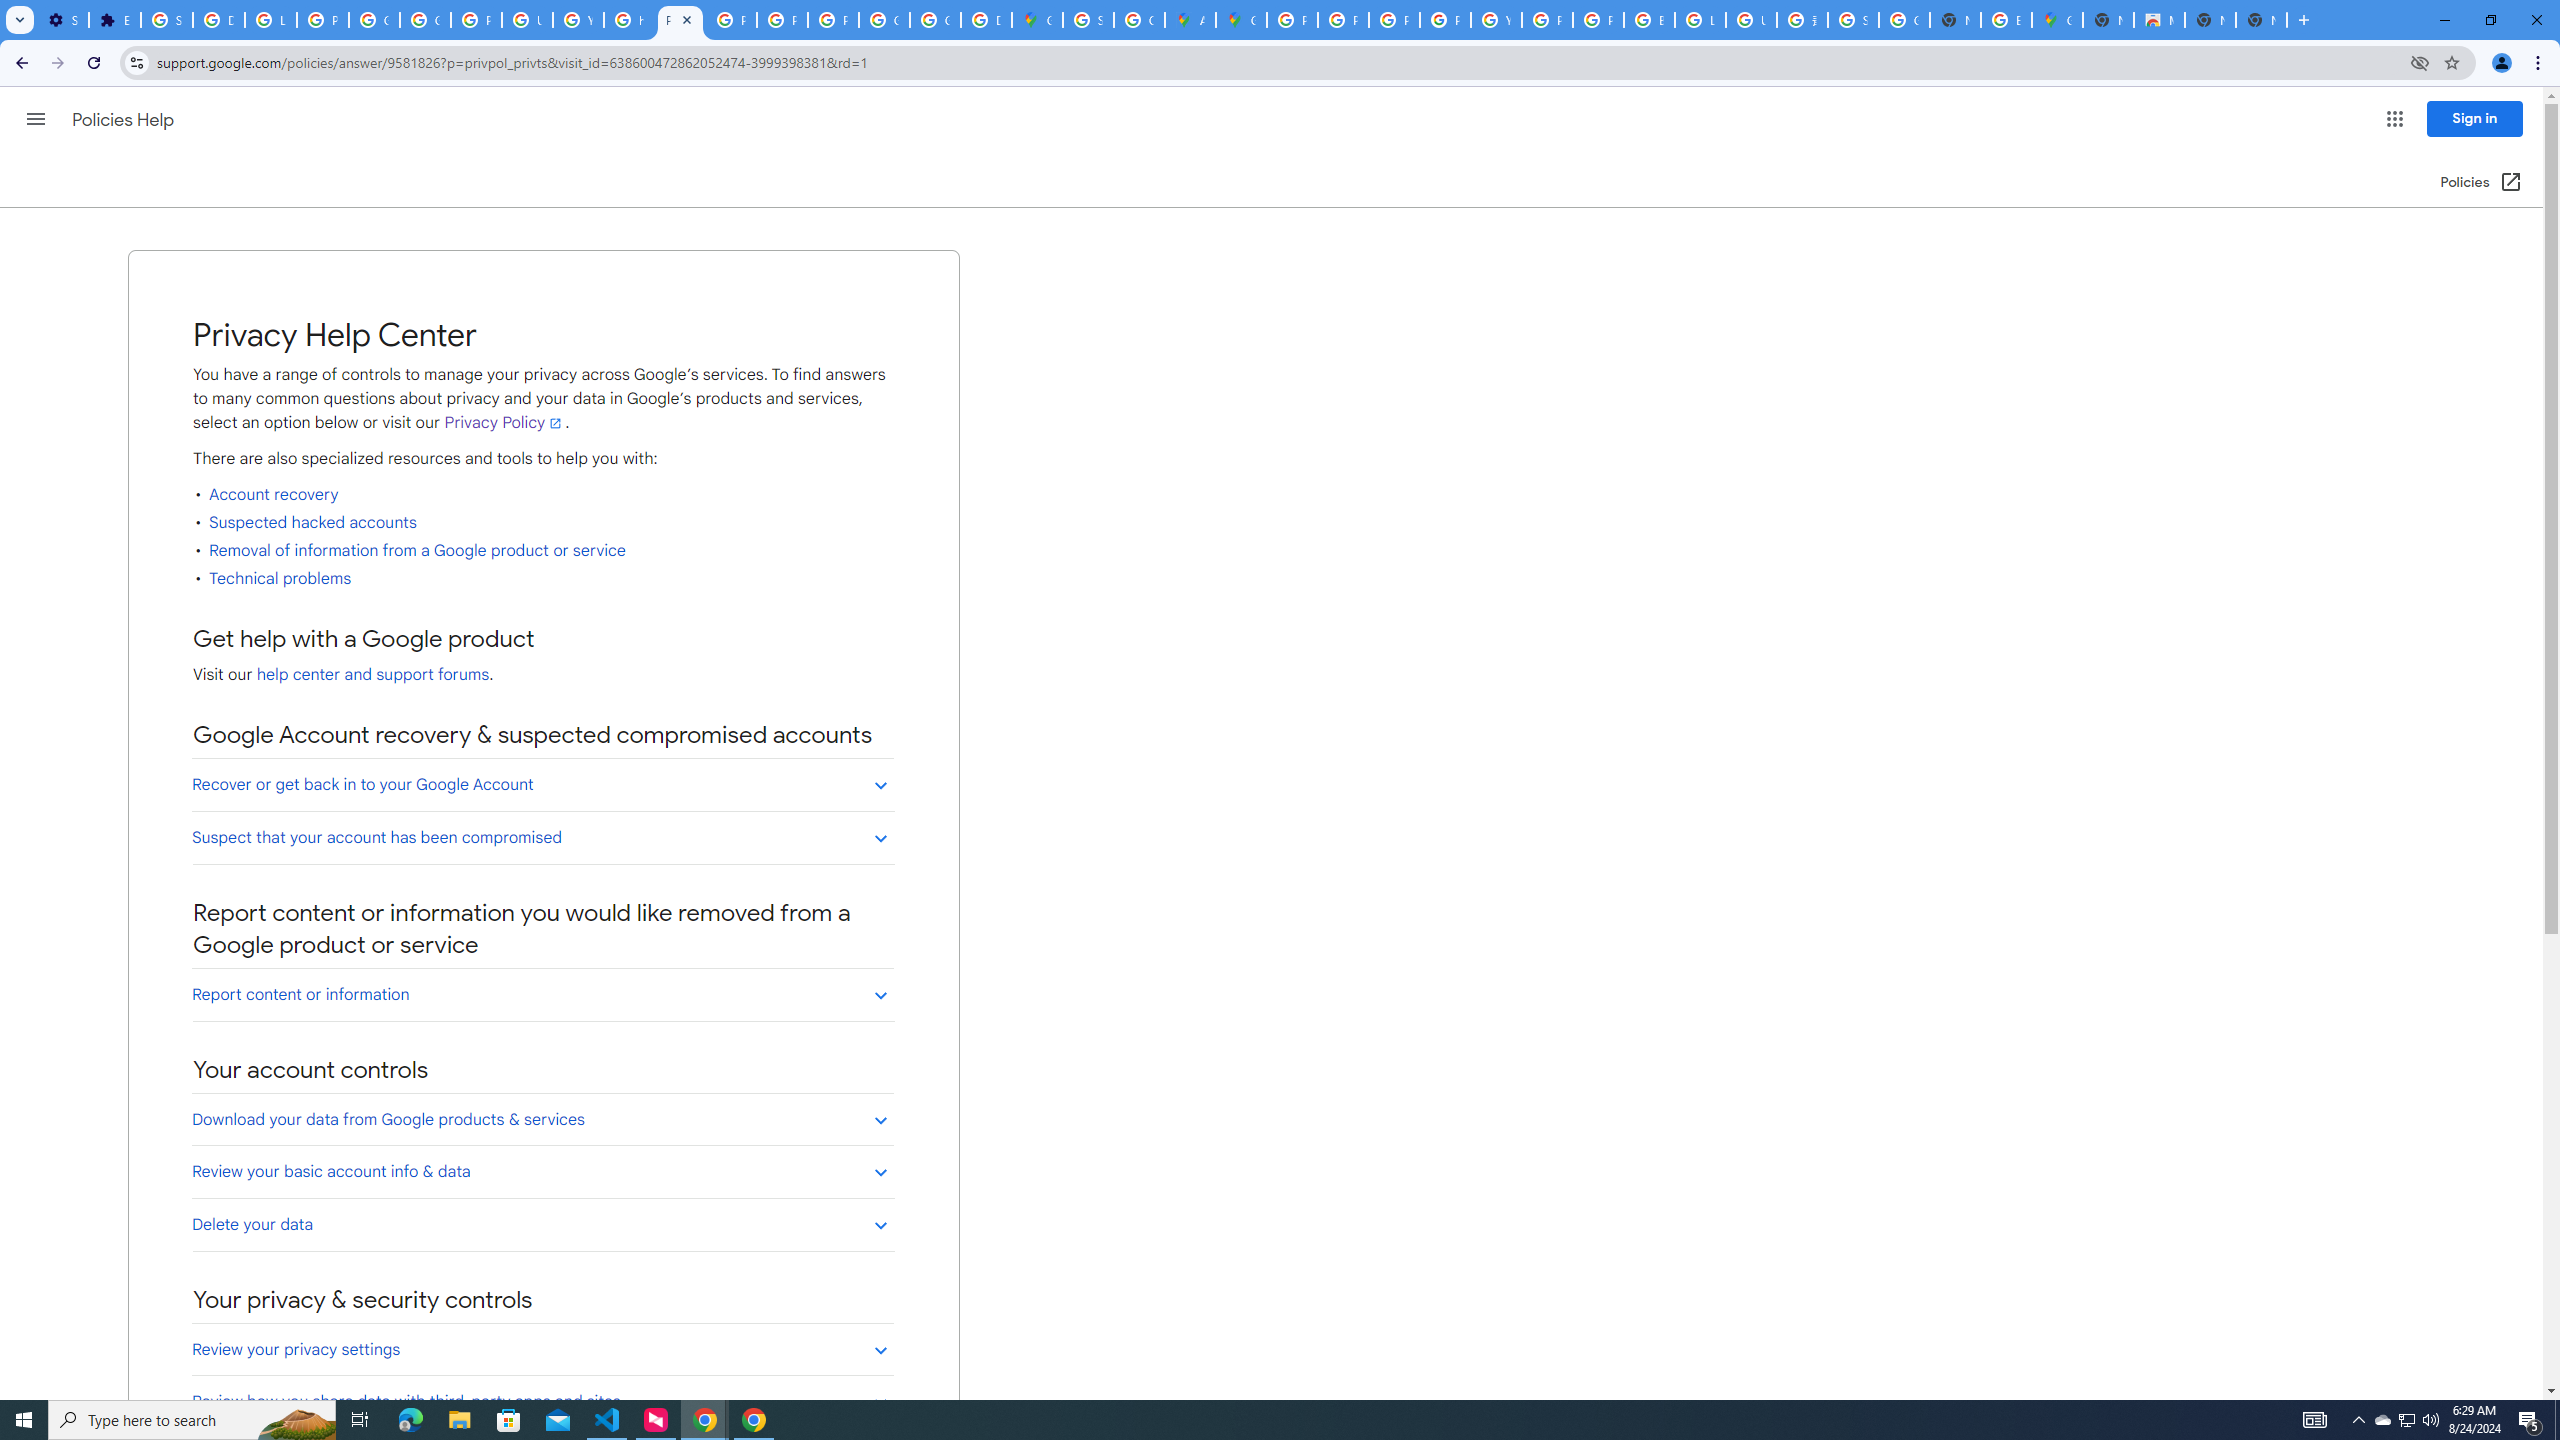  What do you see at coordinates (125, 119) in the screenshot?
I see `'Policies Help'` at bounding box center [125, 119].